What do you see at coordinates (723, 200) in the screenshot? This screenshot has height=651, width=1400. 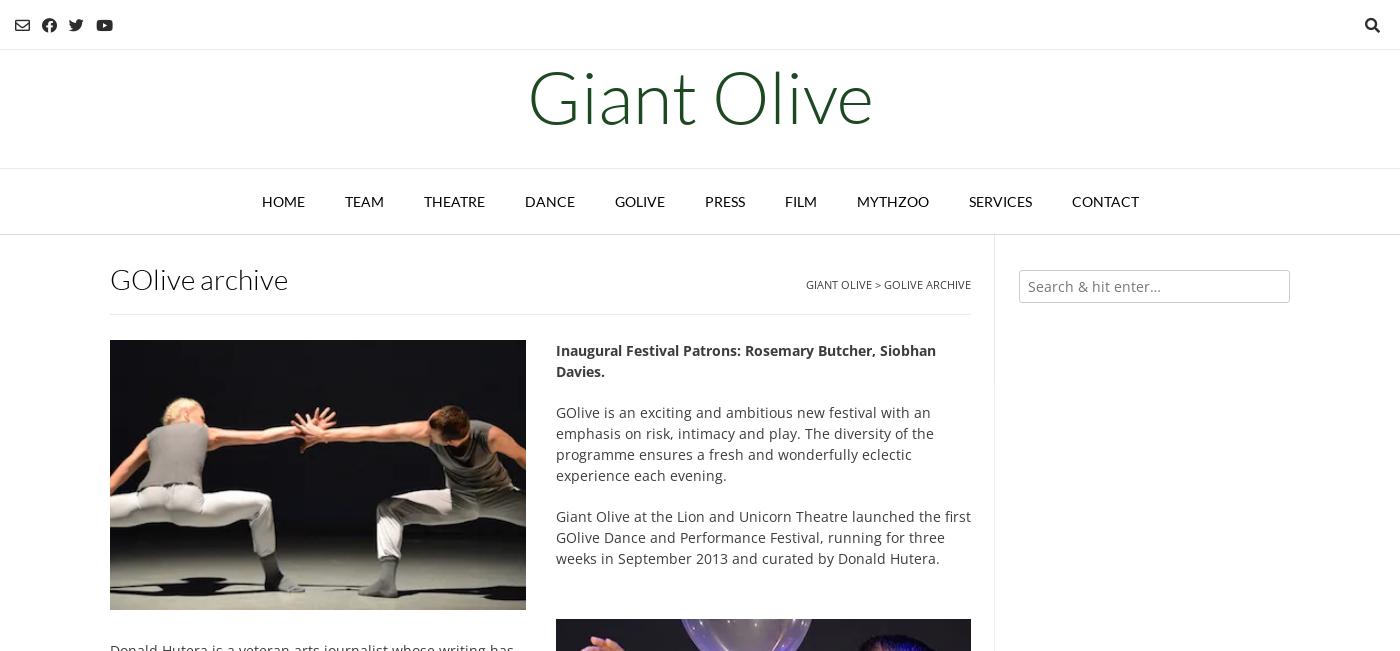 I see `'Press'` at bounding box center [723, 200].